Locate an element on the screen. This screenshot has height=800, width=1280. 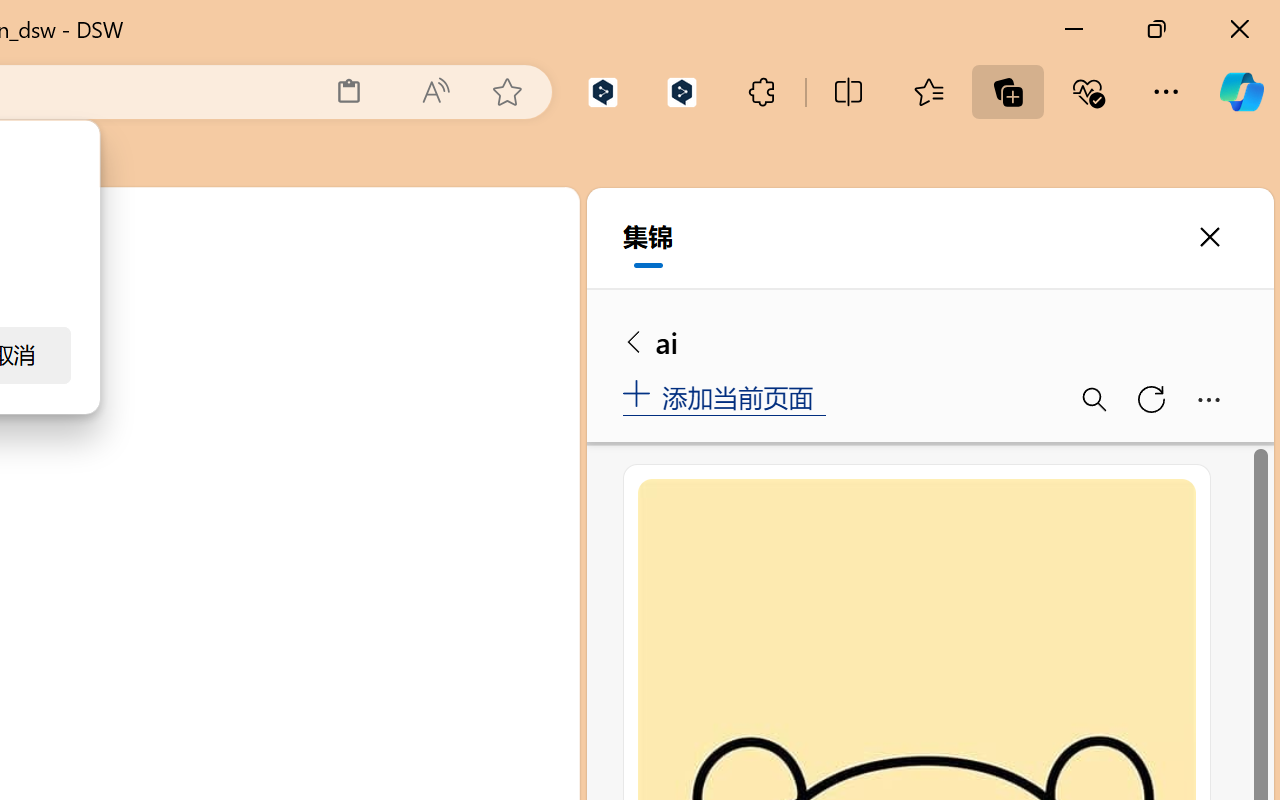
'Copilot (Ctrl+Shift+.)' is located at coordinates (1240, 91).